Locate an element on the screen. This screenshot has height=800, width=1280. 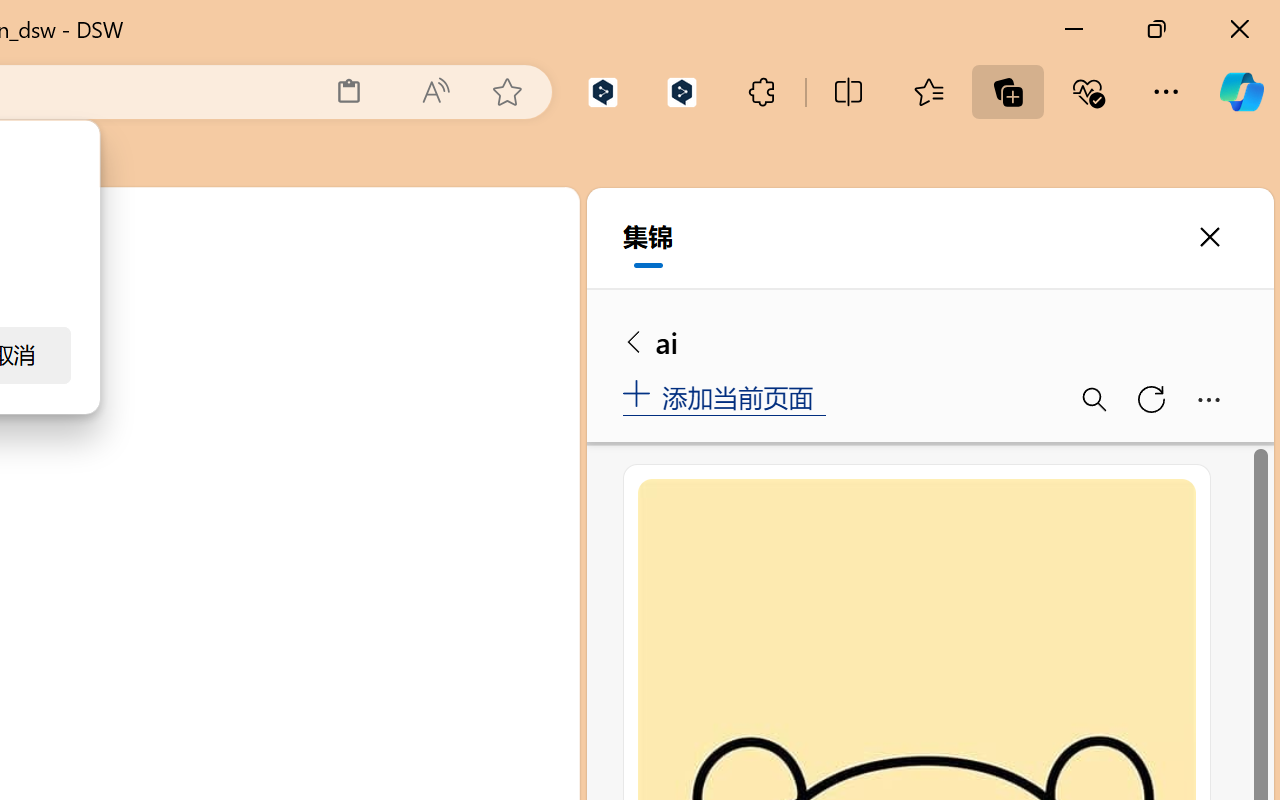
'Copilot (Ctrl+Shift+.)' is located at coordinates (1240, 91).